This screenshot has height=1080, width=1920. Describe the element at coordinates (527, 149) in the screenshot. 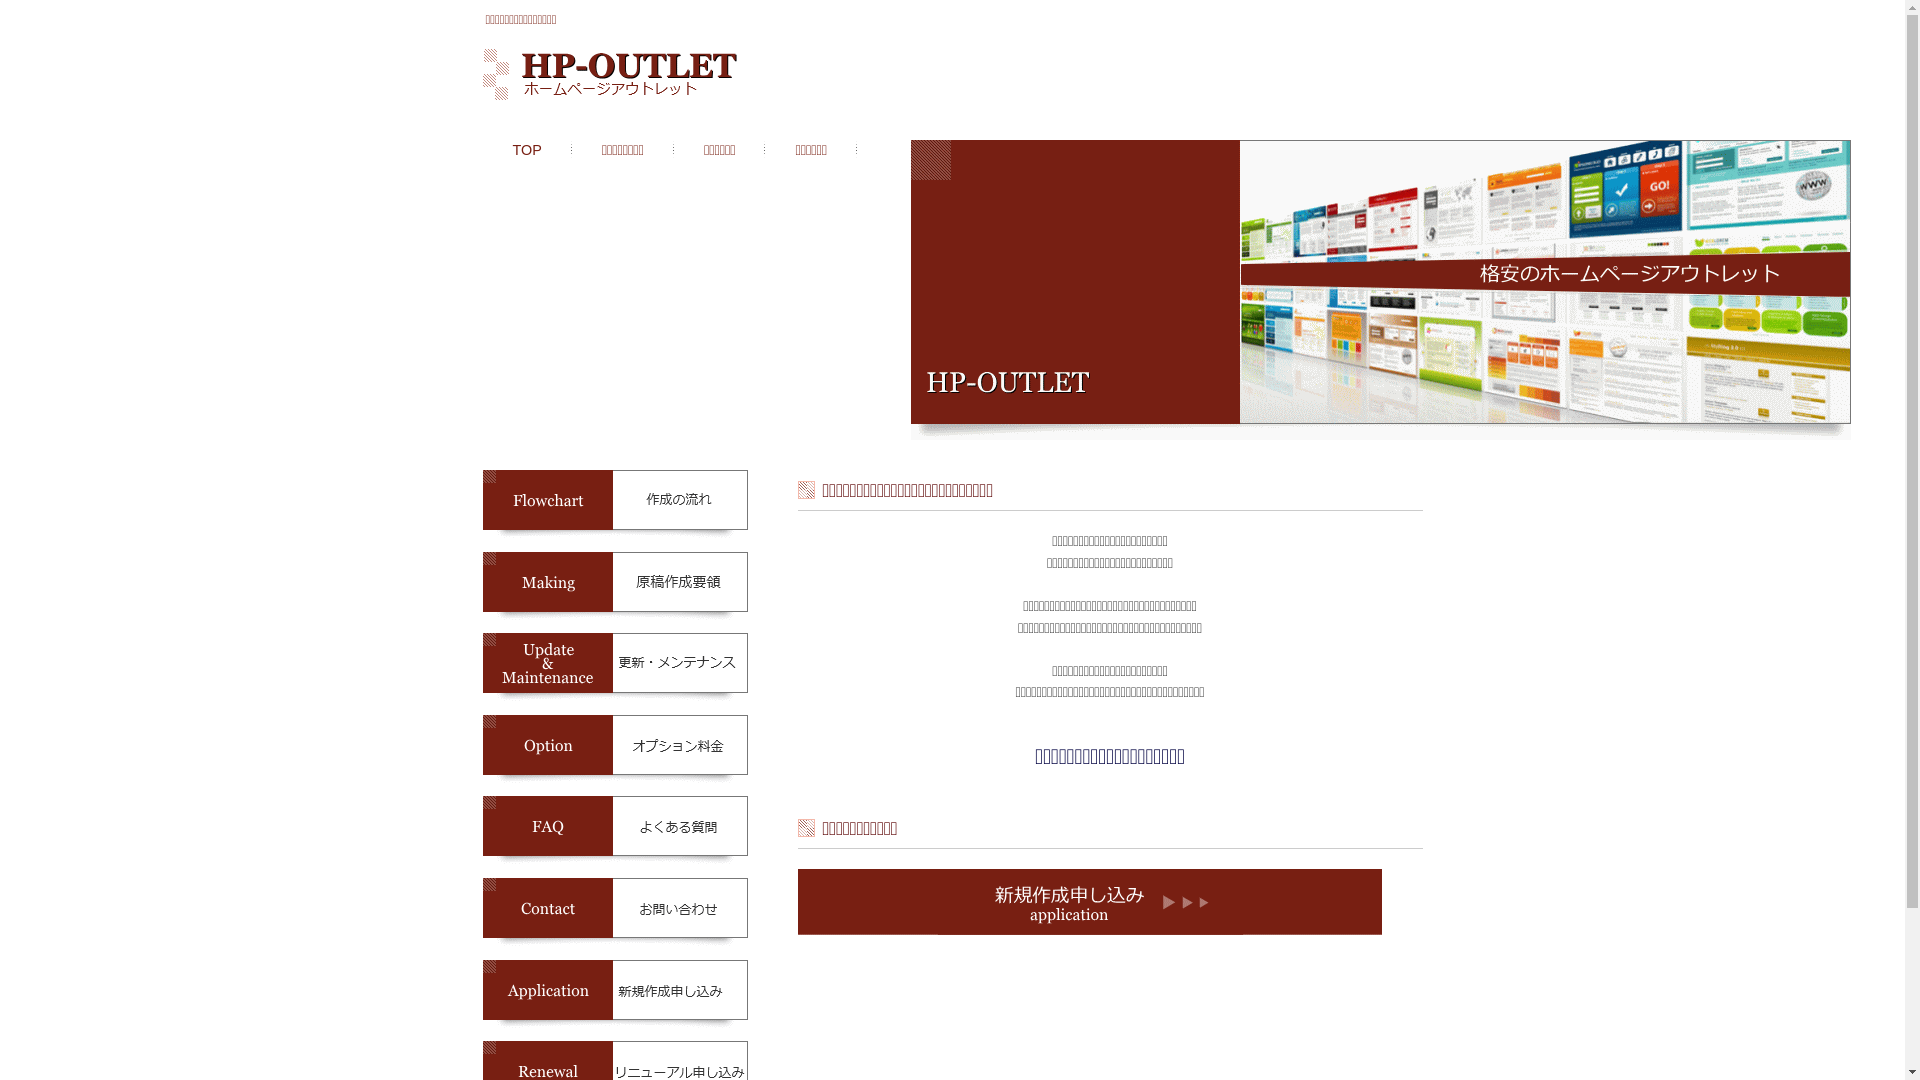

I see `'TOP'` at that location.